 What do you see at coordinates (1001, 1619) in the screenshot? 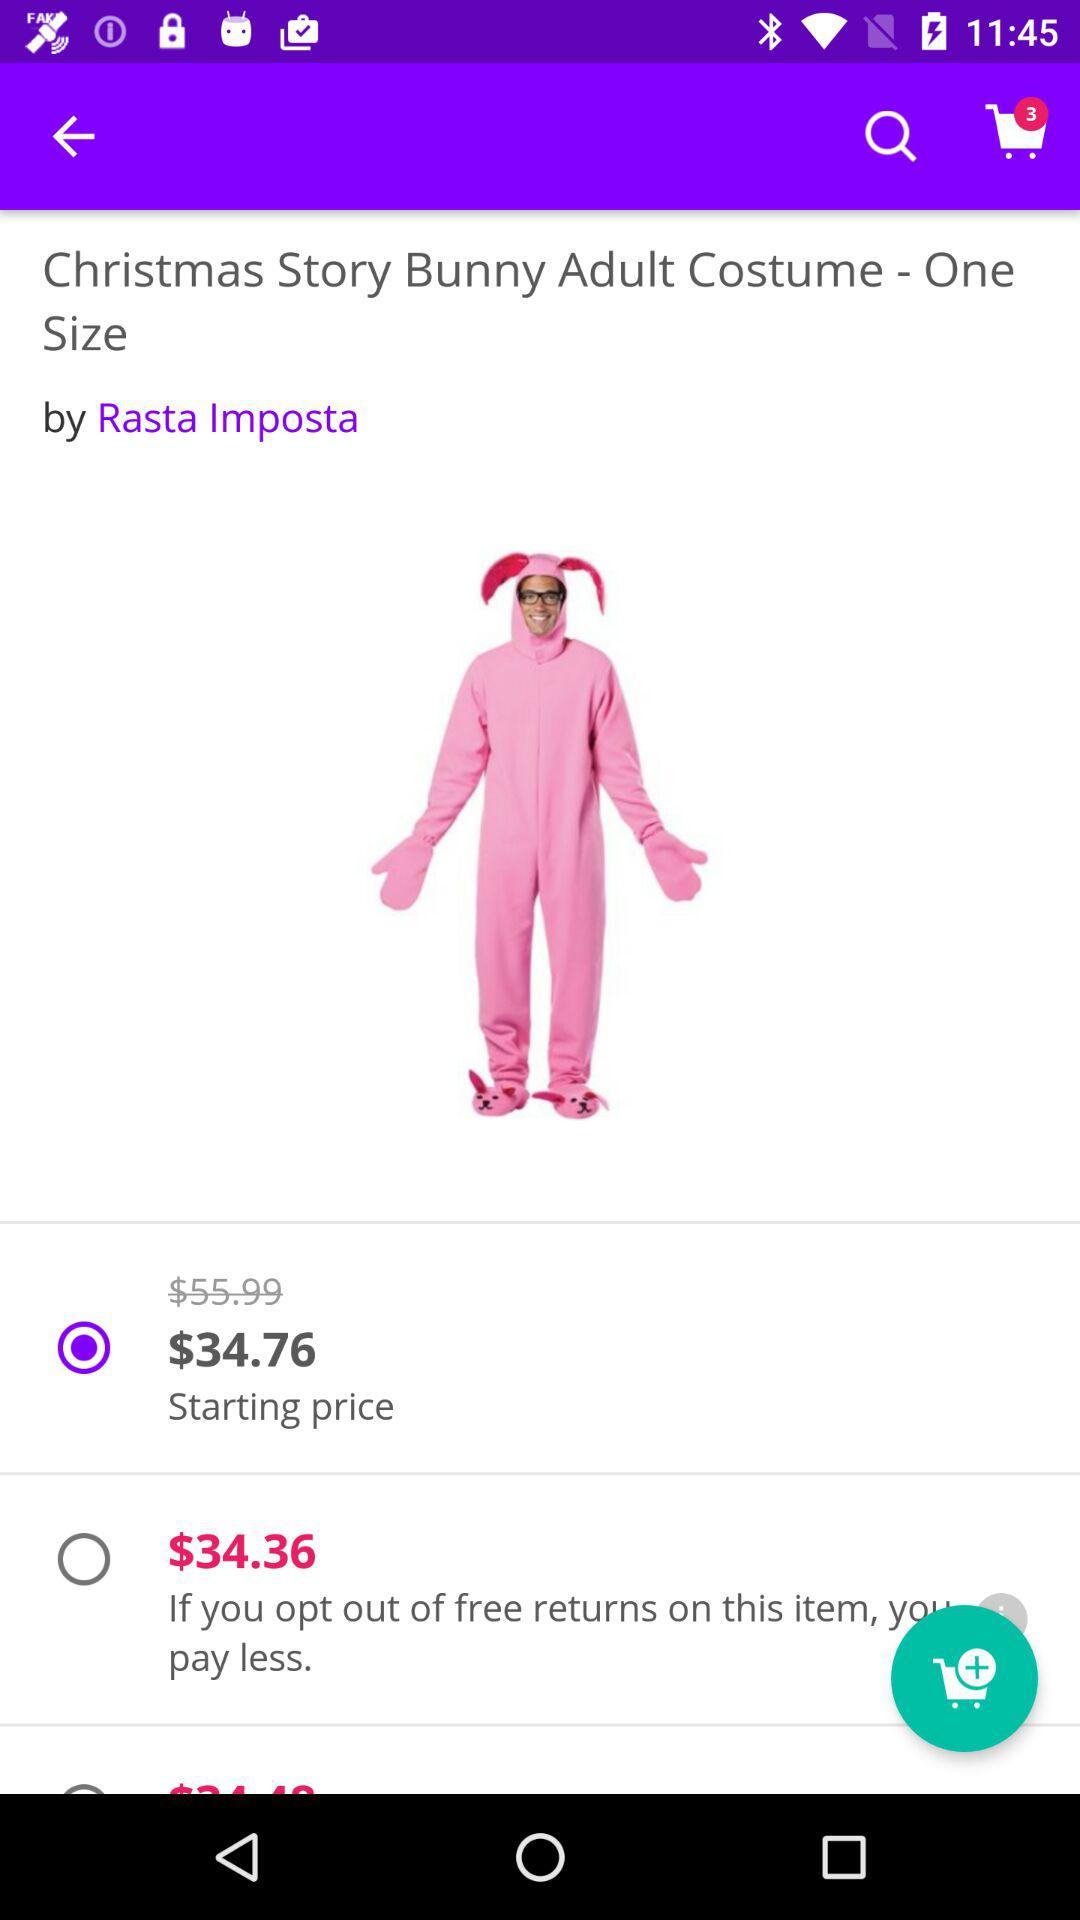
I see `the icon next to if you opt item` at bounding box center [1001, 1619].